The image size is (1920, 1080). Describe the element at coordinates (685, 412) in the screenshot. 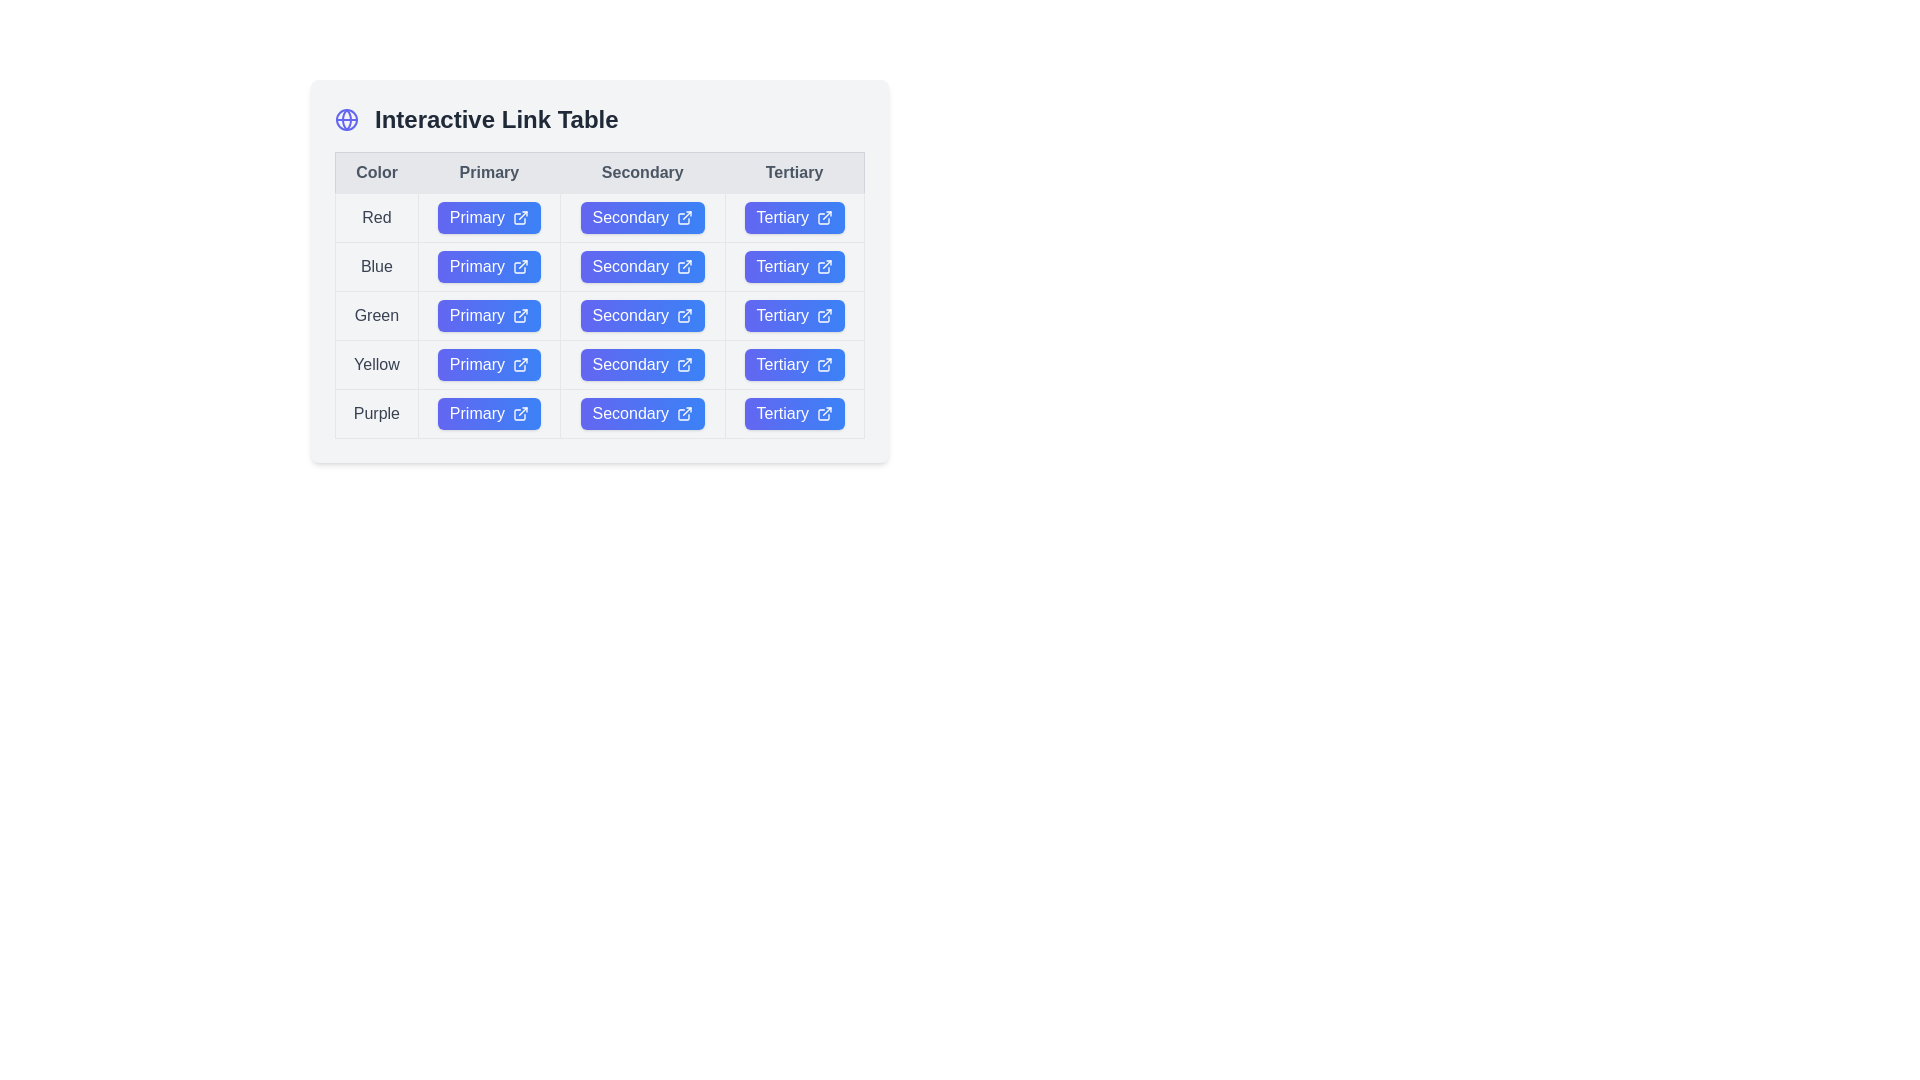

I see `the icon located immediately to the right of the 'Secondary' text within the button in the 'Purple' row and 'Secondary' column of the 'Interactive Link Table' as a visual indicator` at that location.